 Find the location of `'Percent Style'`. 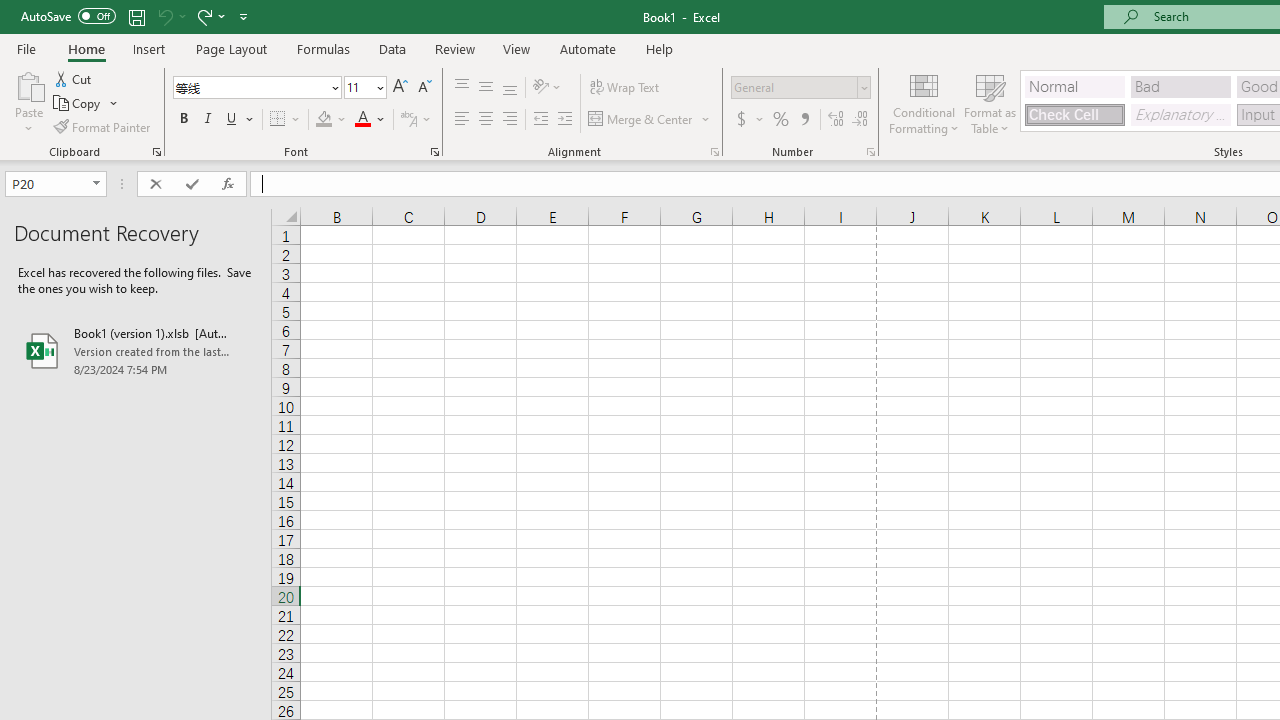

'Percent Style' is located at coordinates (780, 119).